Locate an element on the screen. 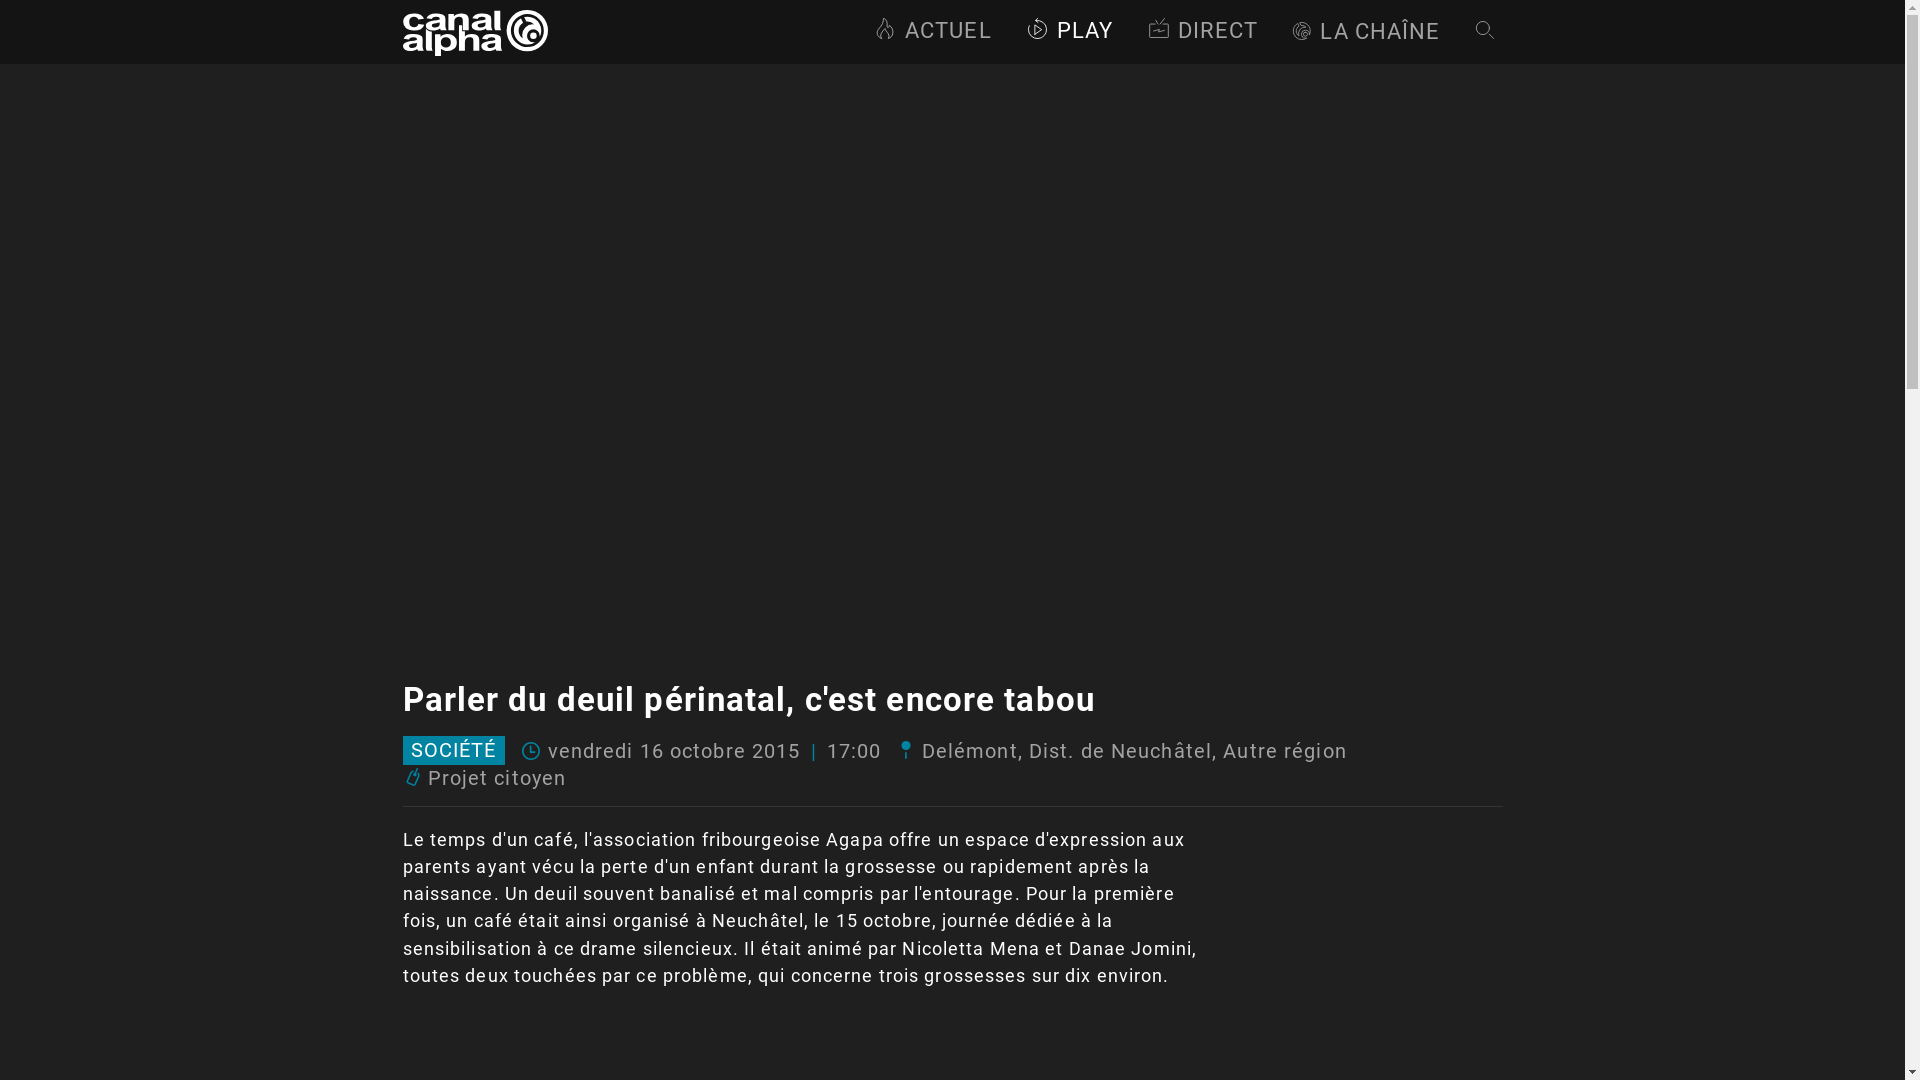  'Projet citoyen' is located at coordinates (497, 777).